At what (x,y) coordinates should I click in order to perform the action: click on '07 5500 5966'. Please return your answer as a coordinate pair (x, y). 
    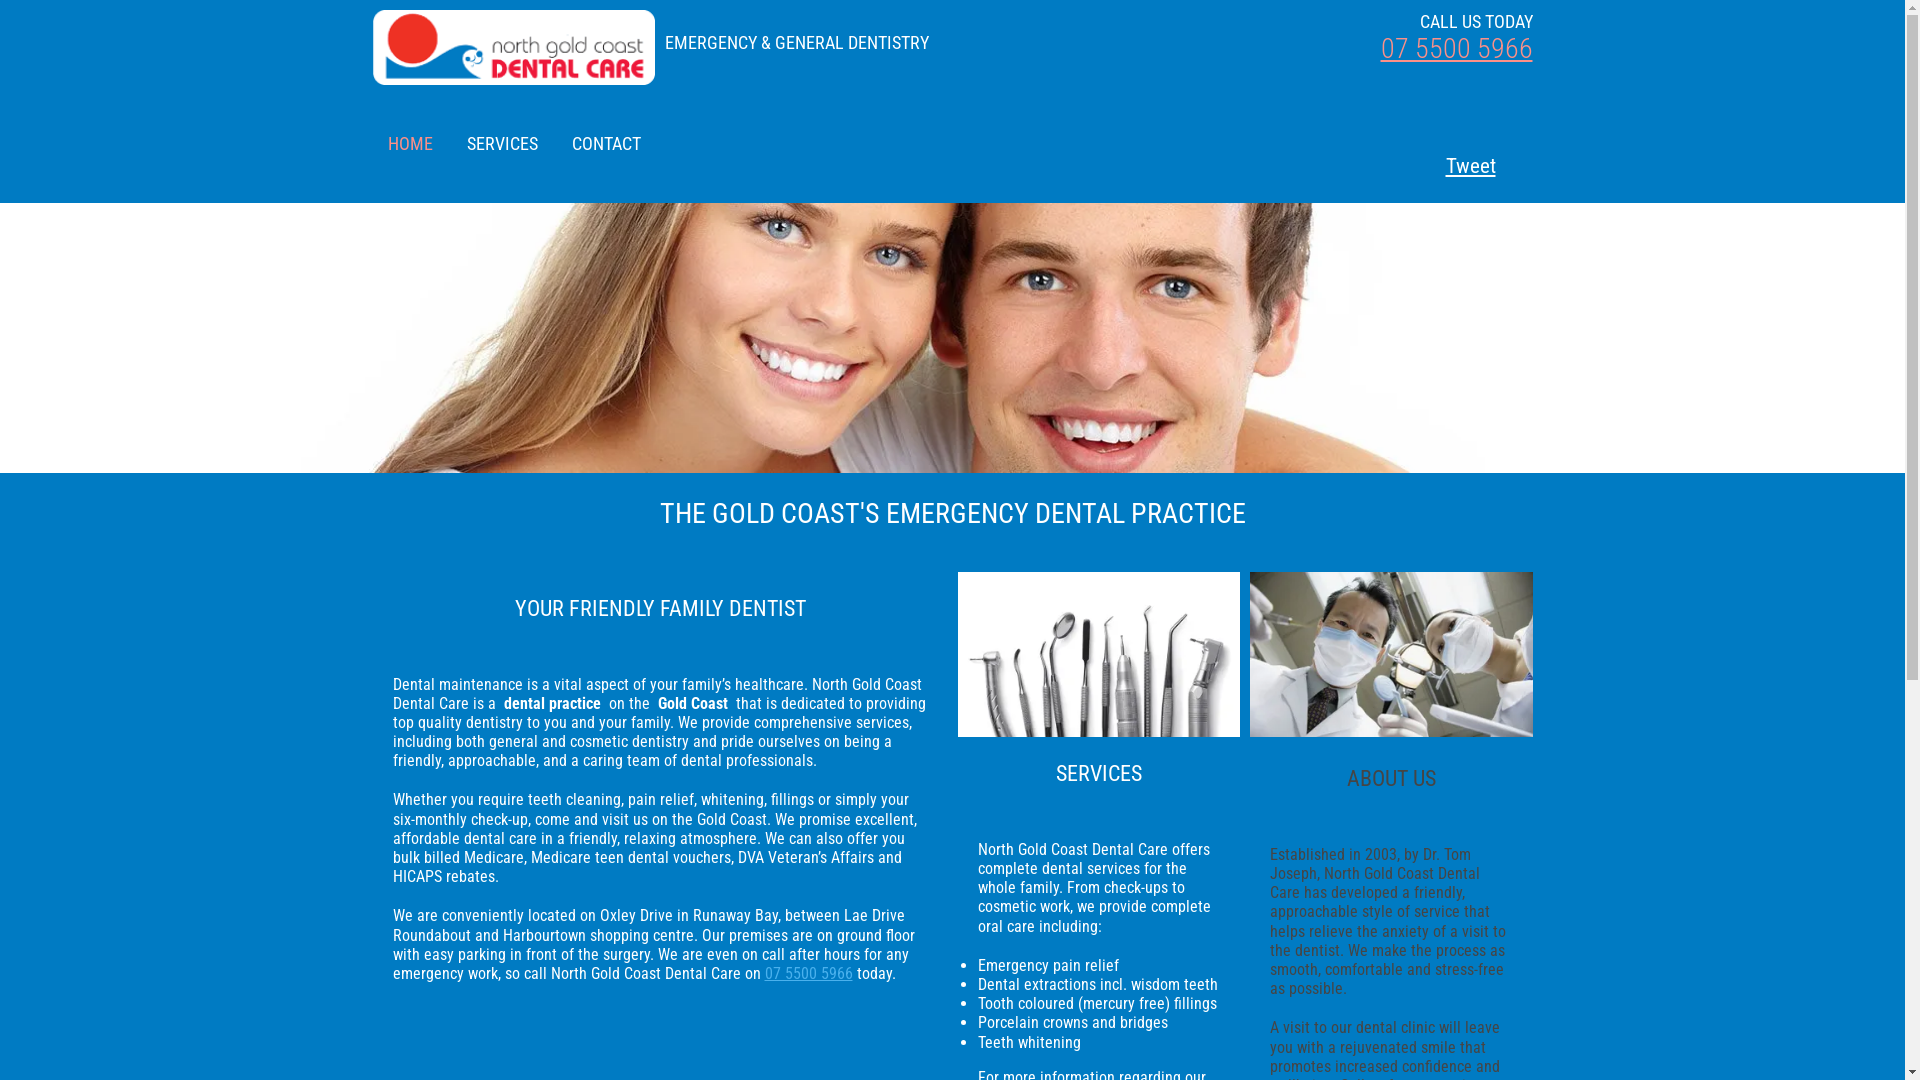
    Looking at the image, I should click on (1455, 47).